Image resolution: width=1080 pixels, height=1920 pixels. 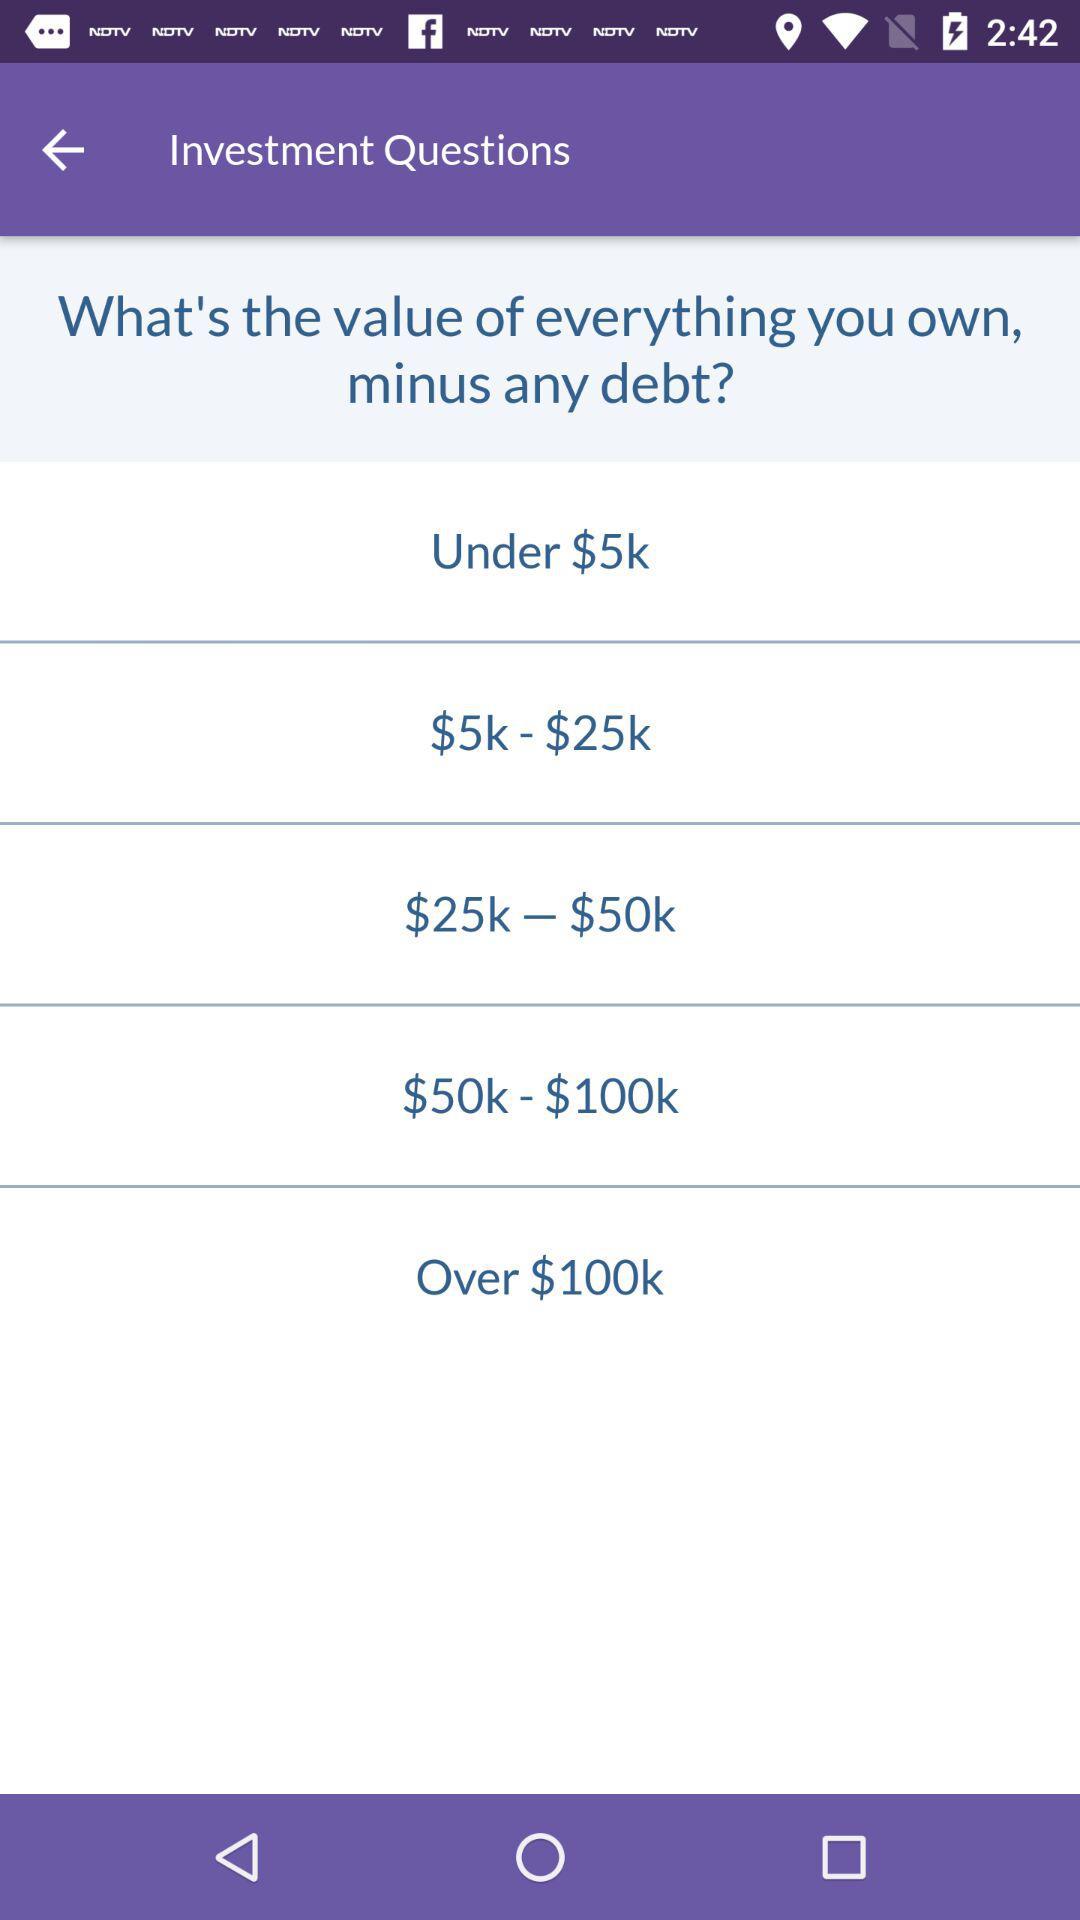 I want to click on previous, so click(x=61, y=148).